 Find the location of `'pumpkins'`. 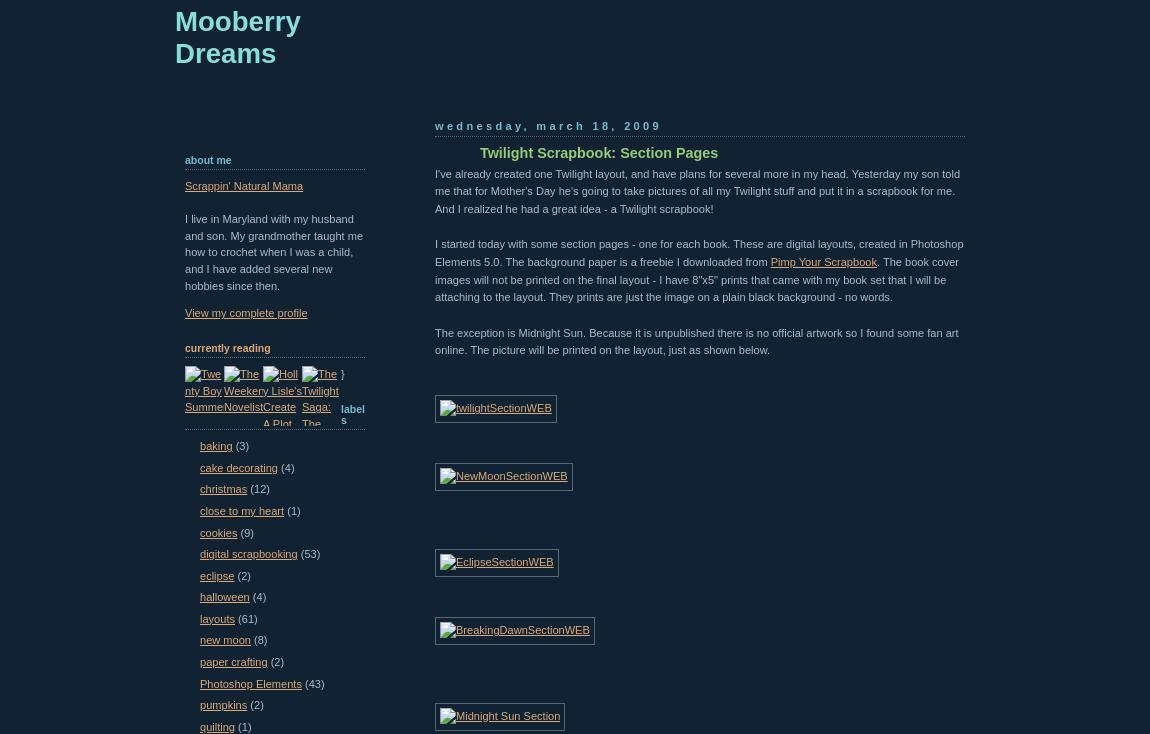

'pumpkins' is located at coordinates (222, 705).